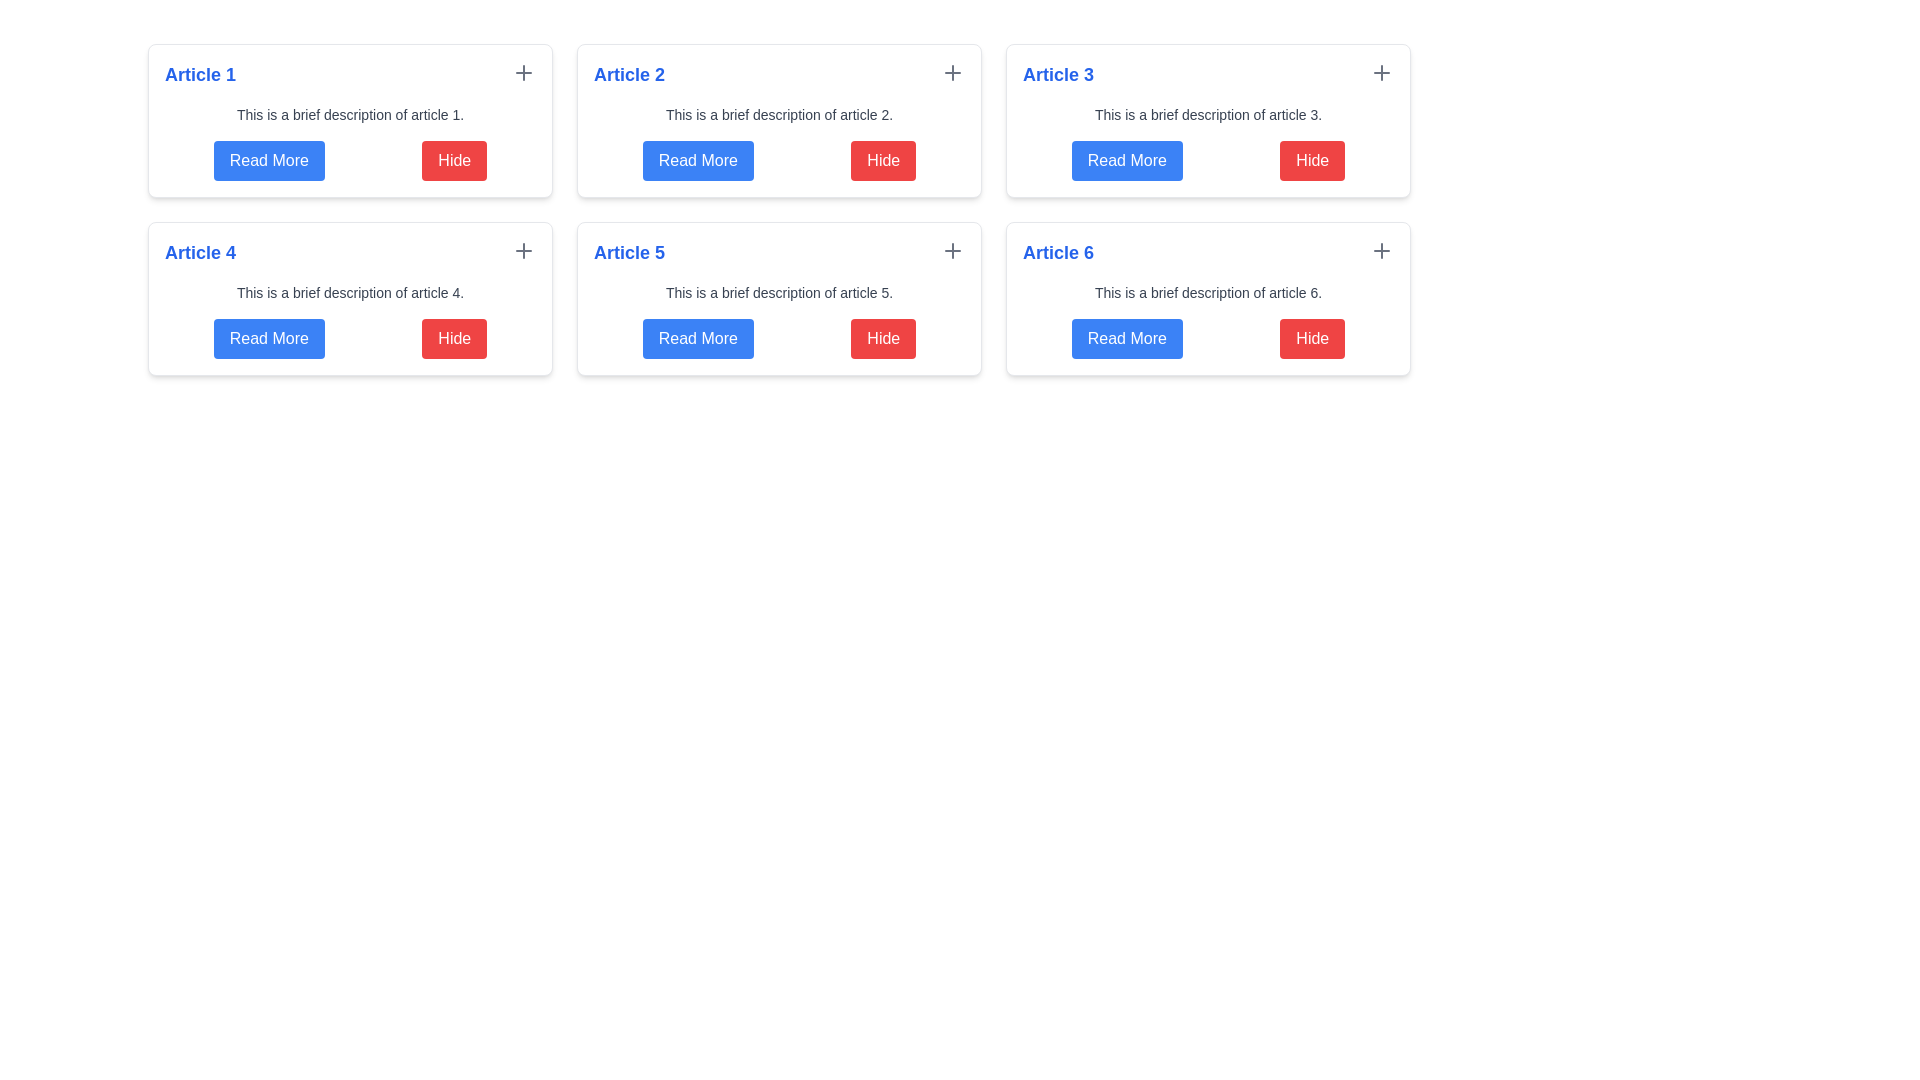 The image size is (1920, 1080). What do you see at coordinates (1057, 73) in the screenshot?
I see `the text label or heading located at the top-left of the top-center card in the grid layout, which serves as the title of the section` at bounding box center [1057, 73].